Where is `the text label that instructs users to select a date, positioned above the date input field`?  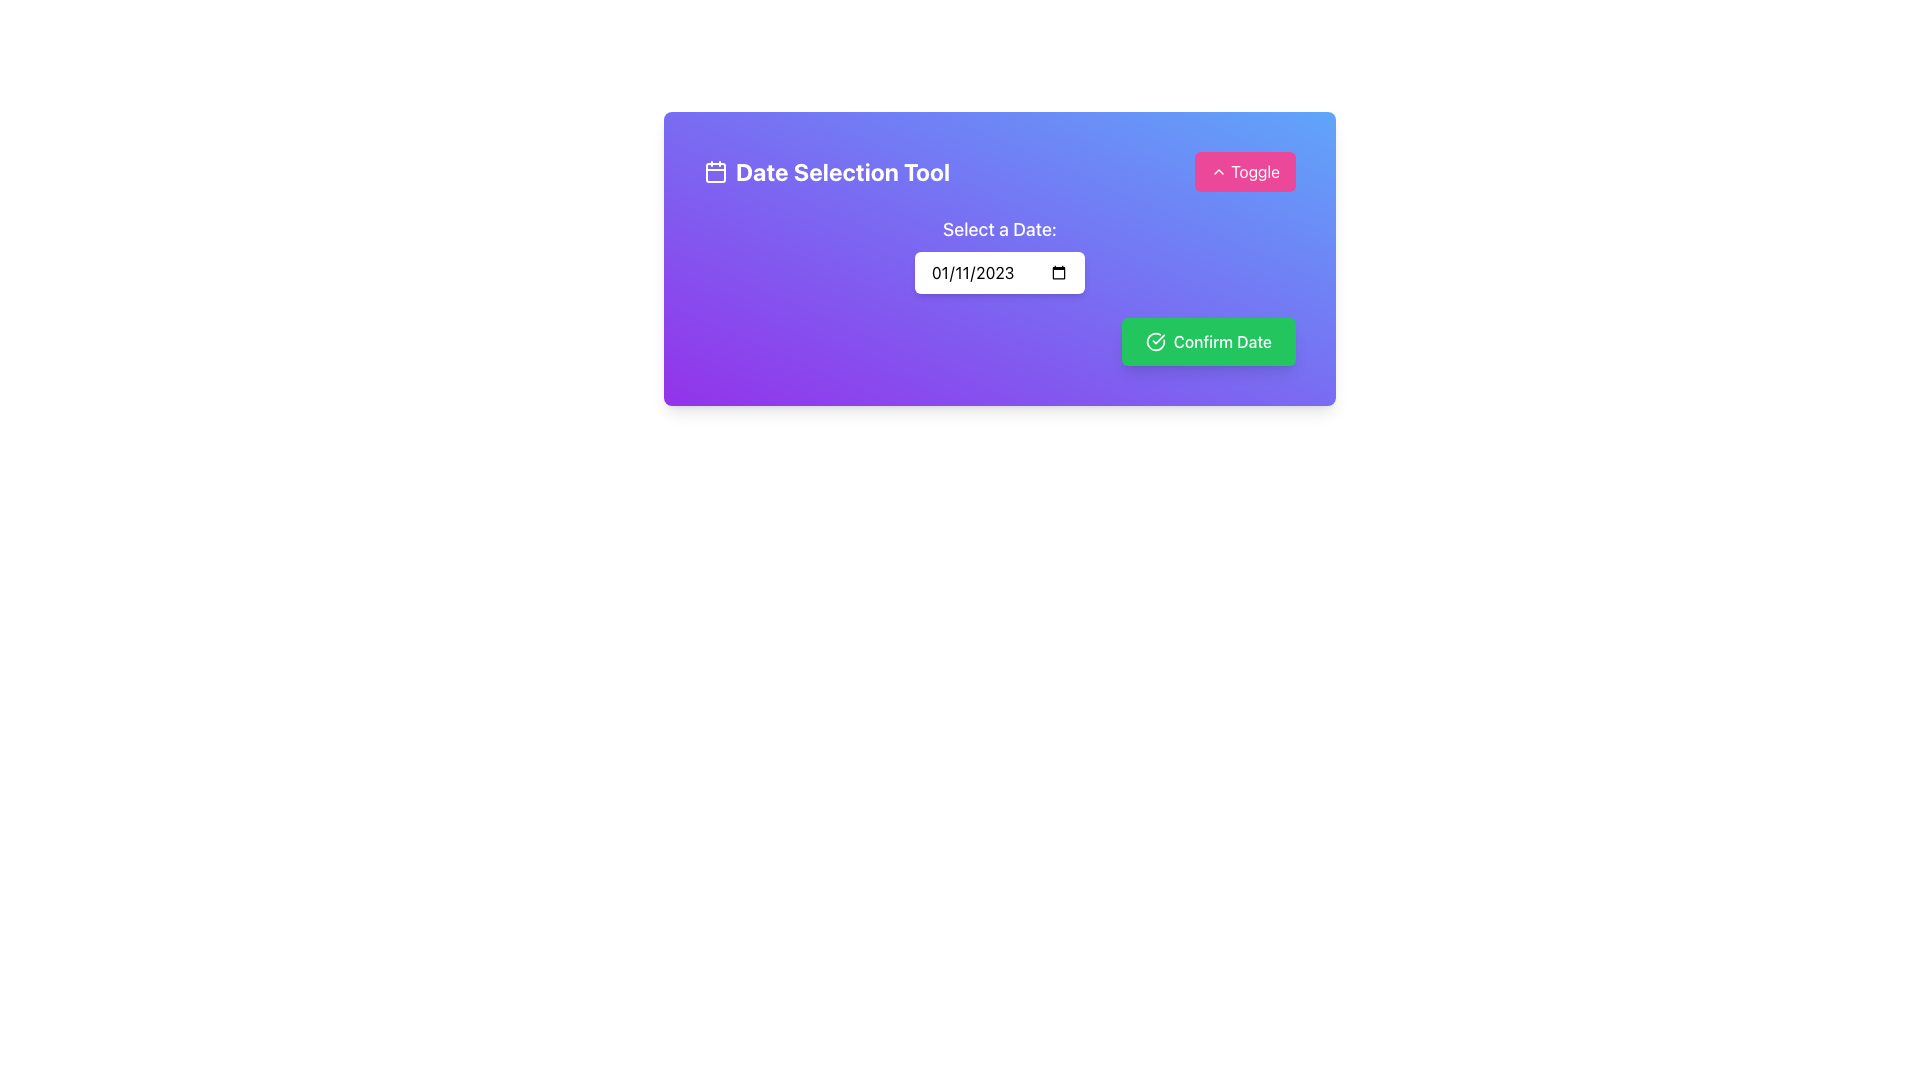 the text label that instructs users to select a date, positioned above the date input field is located at coordinates (999, 229).